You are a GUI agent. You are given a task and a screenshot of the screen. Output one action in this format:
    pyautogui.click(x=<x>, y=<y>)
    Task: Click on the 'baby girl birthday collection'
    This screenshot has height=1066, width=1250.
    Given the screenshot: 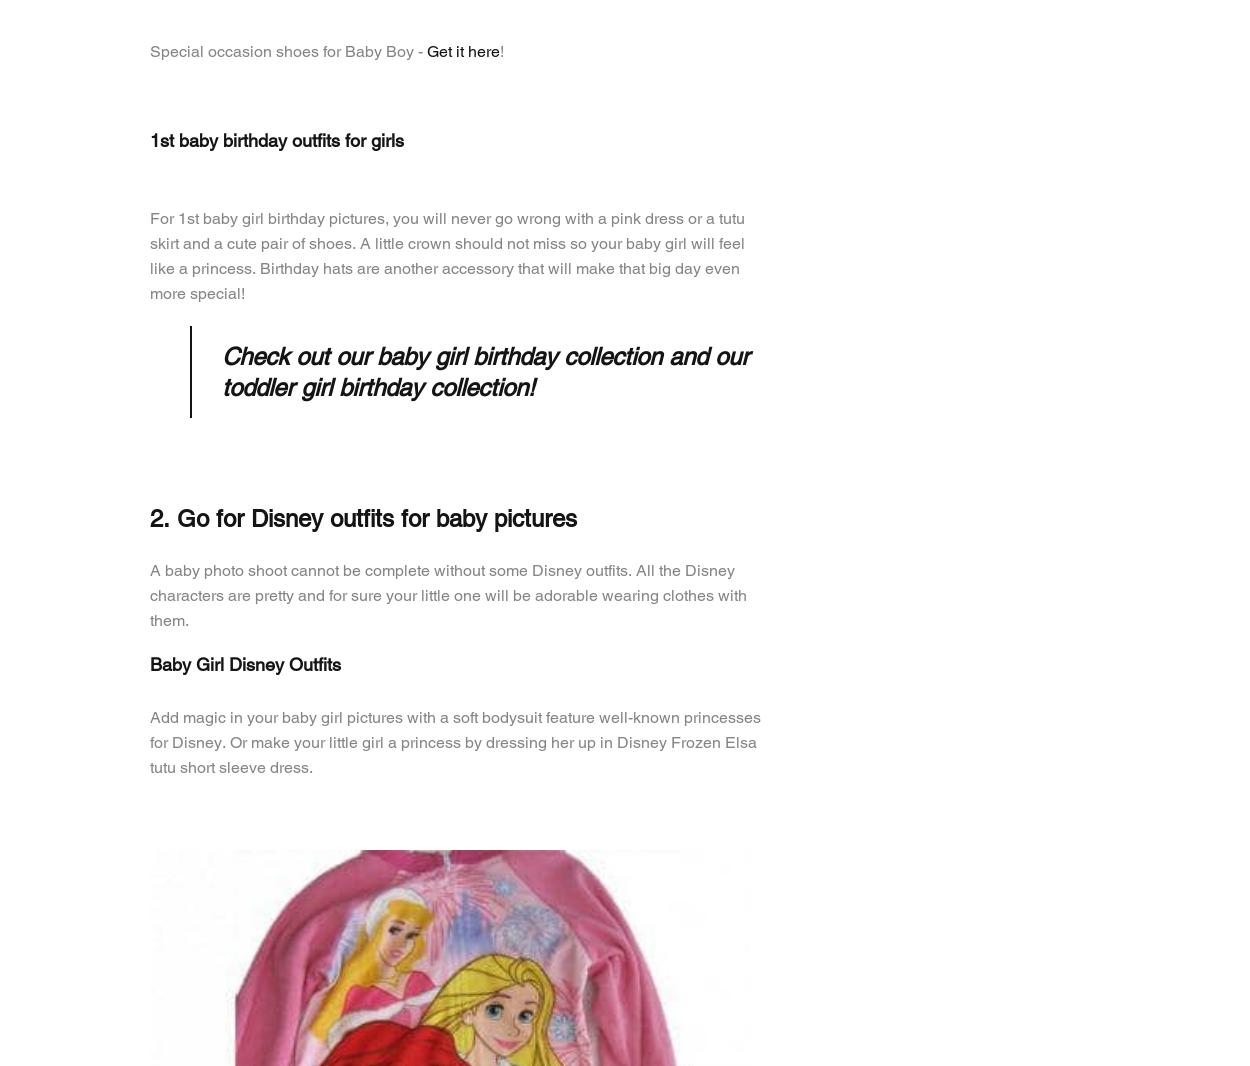 What is the action you would take?
    pyautogui.click(x=519, y=355)
    